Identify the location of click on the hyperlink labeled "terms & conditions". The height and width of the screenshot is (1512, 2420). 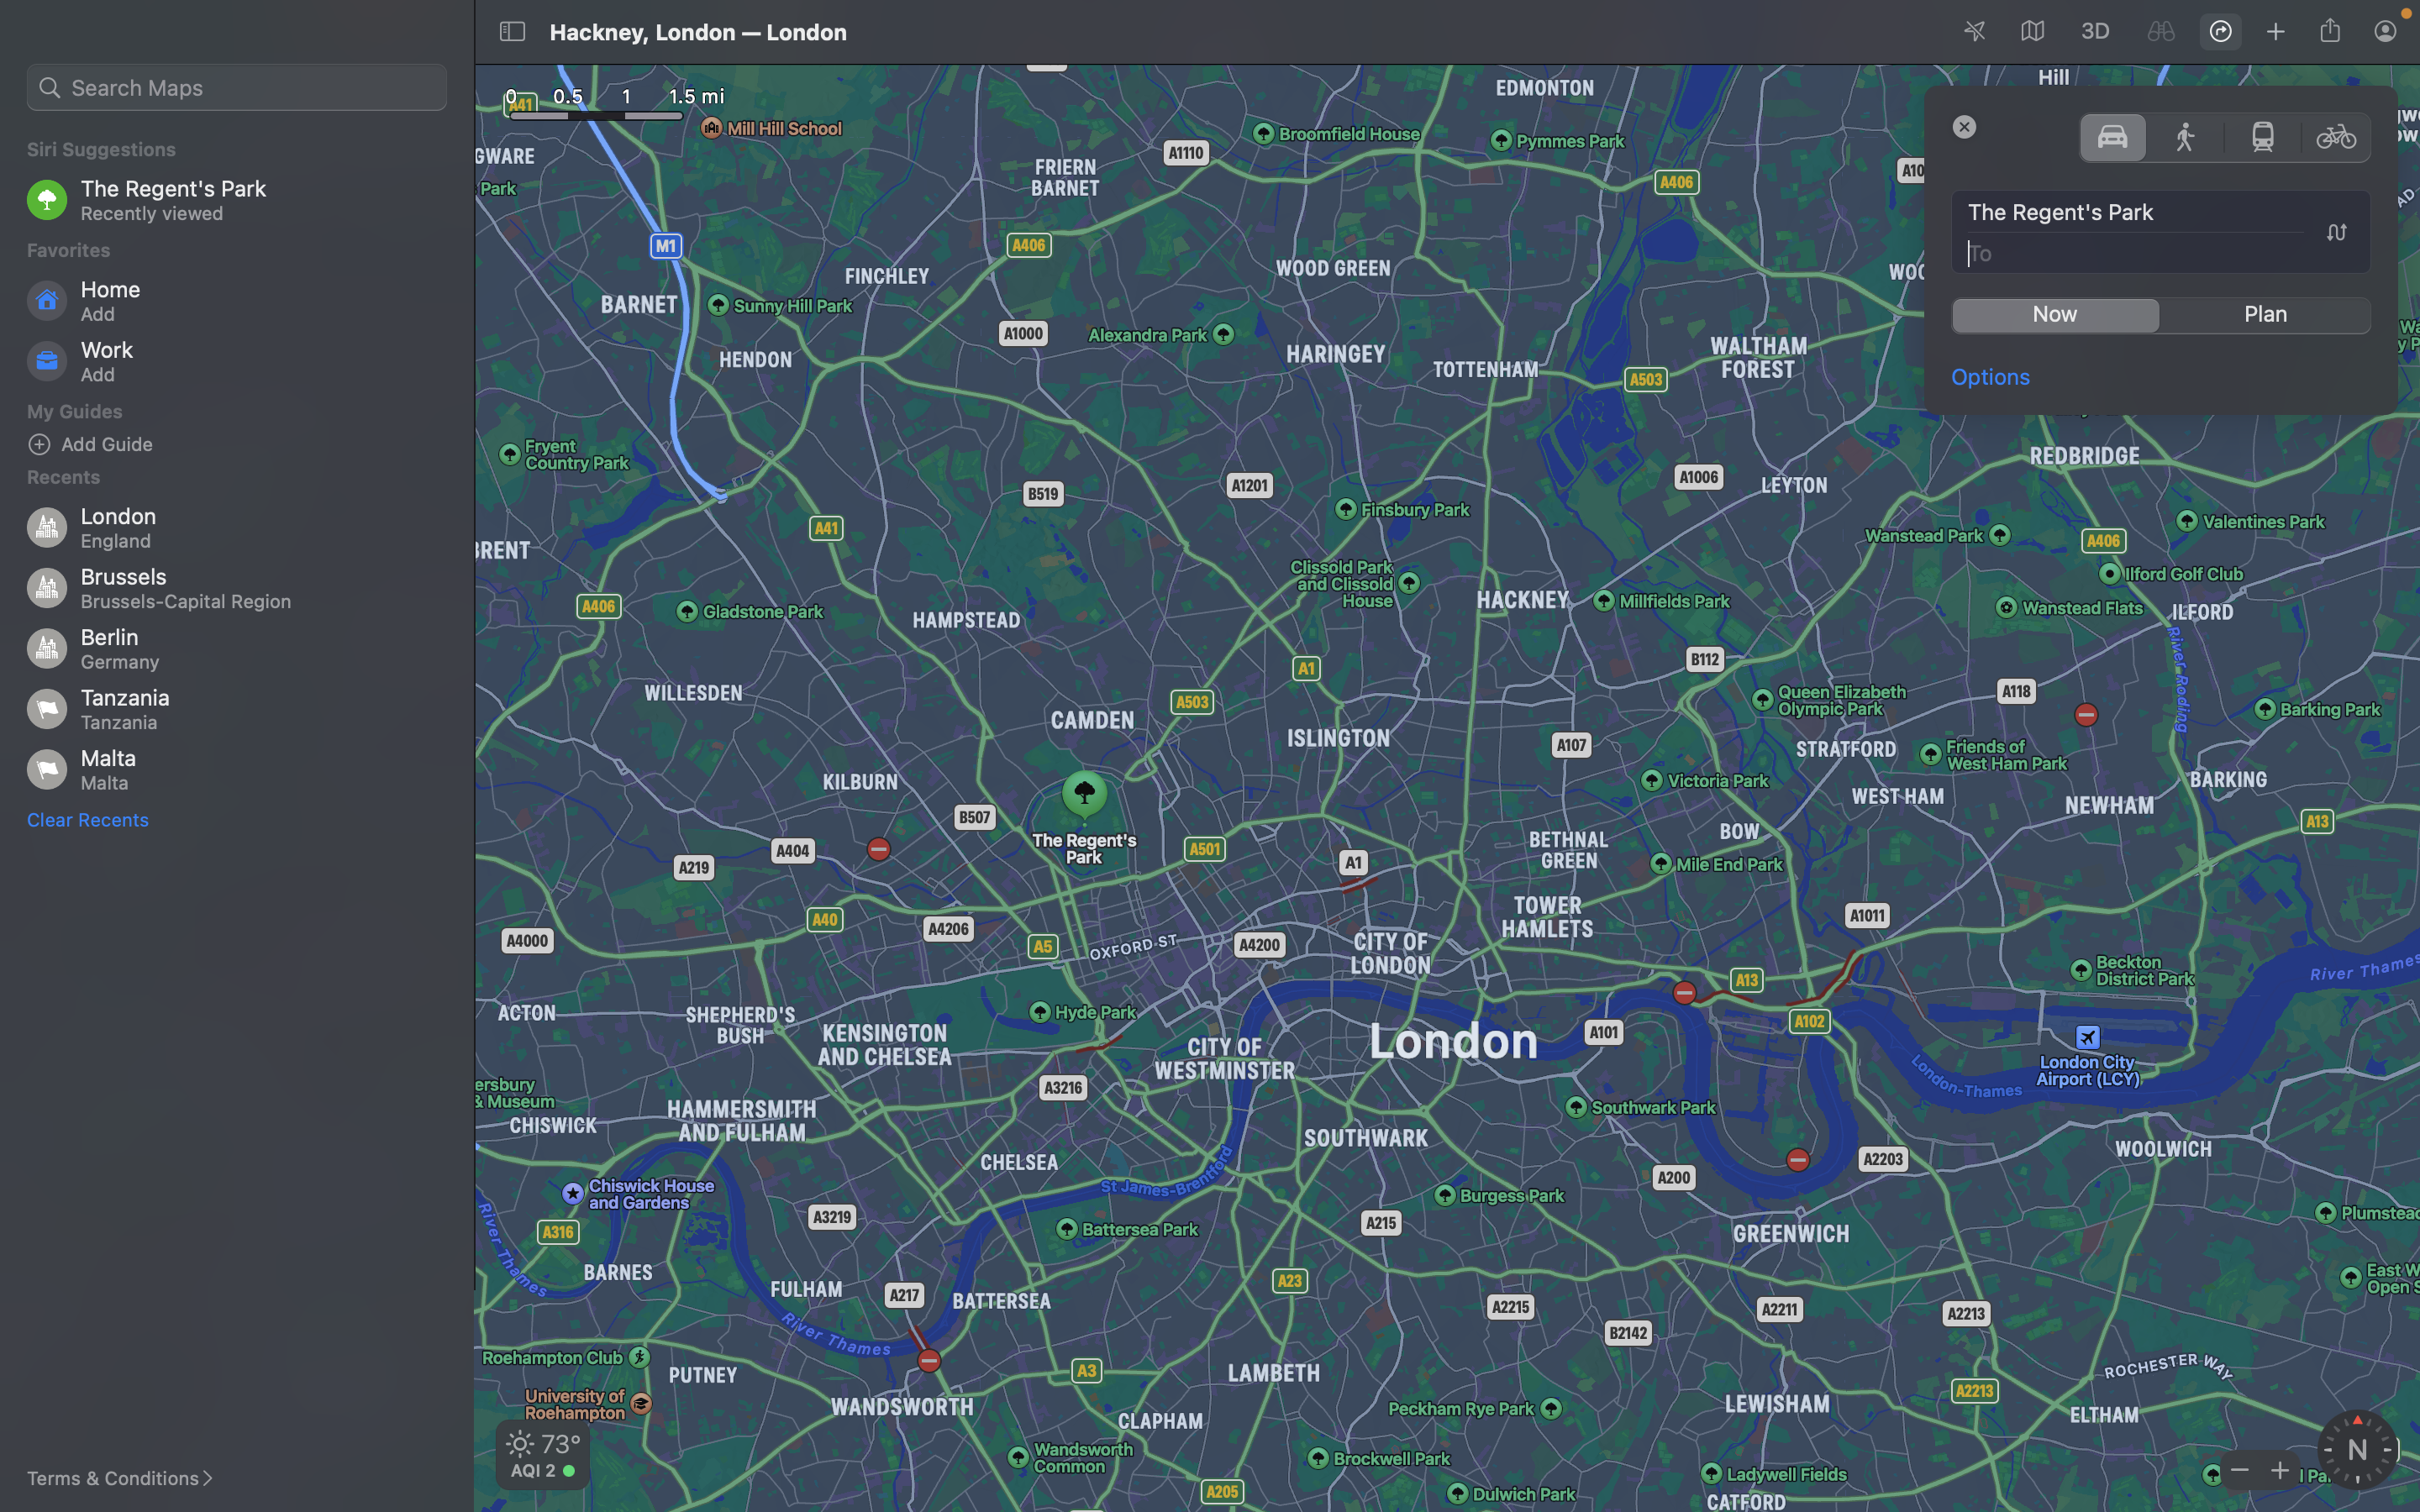
(132, 1478).